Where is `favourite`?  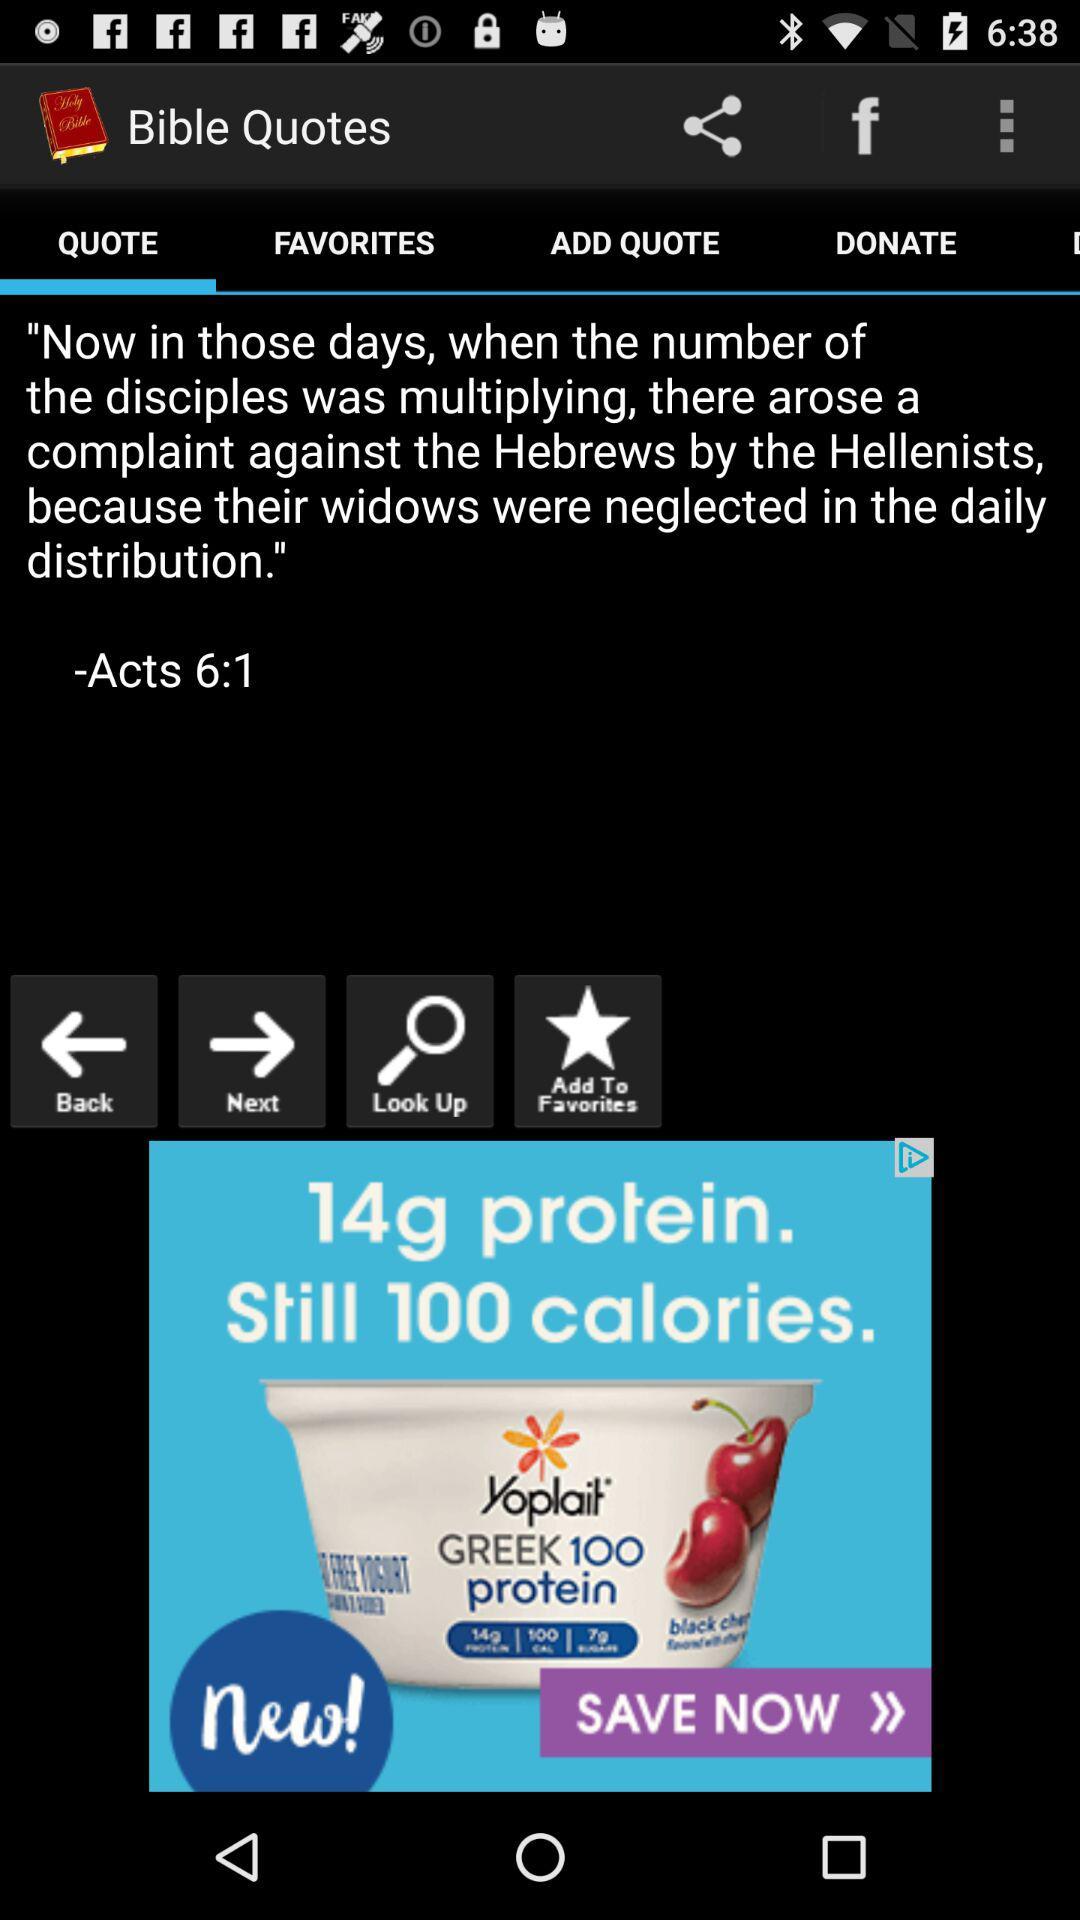 favourite is located at coordinates (586, 1050).